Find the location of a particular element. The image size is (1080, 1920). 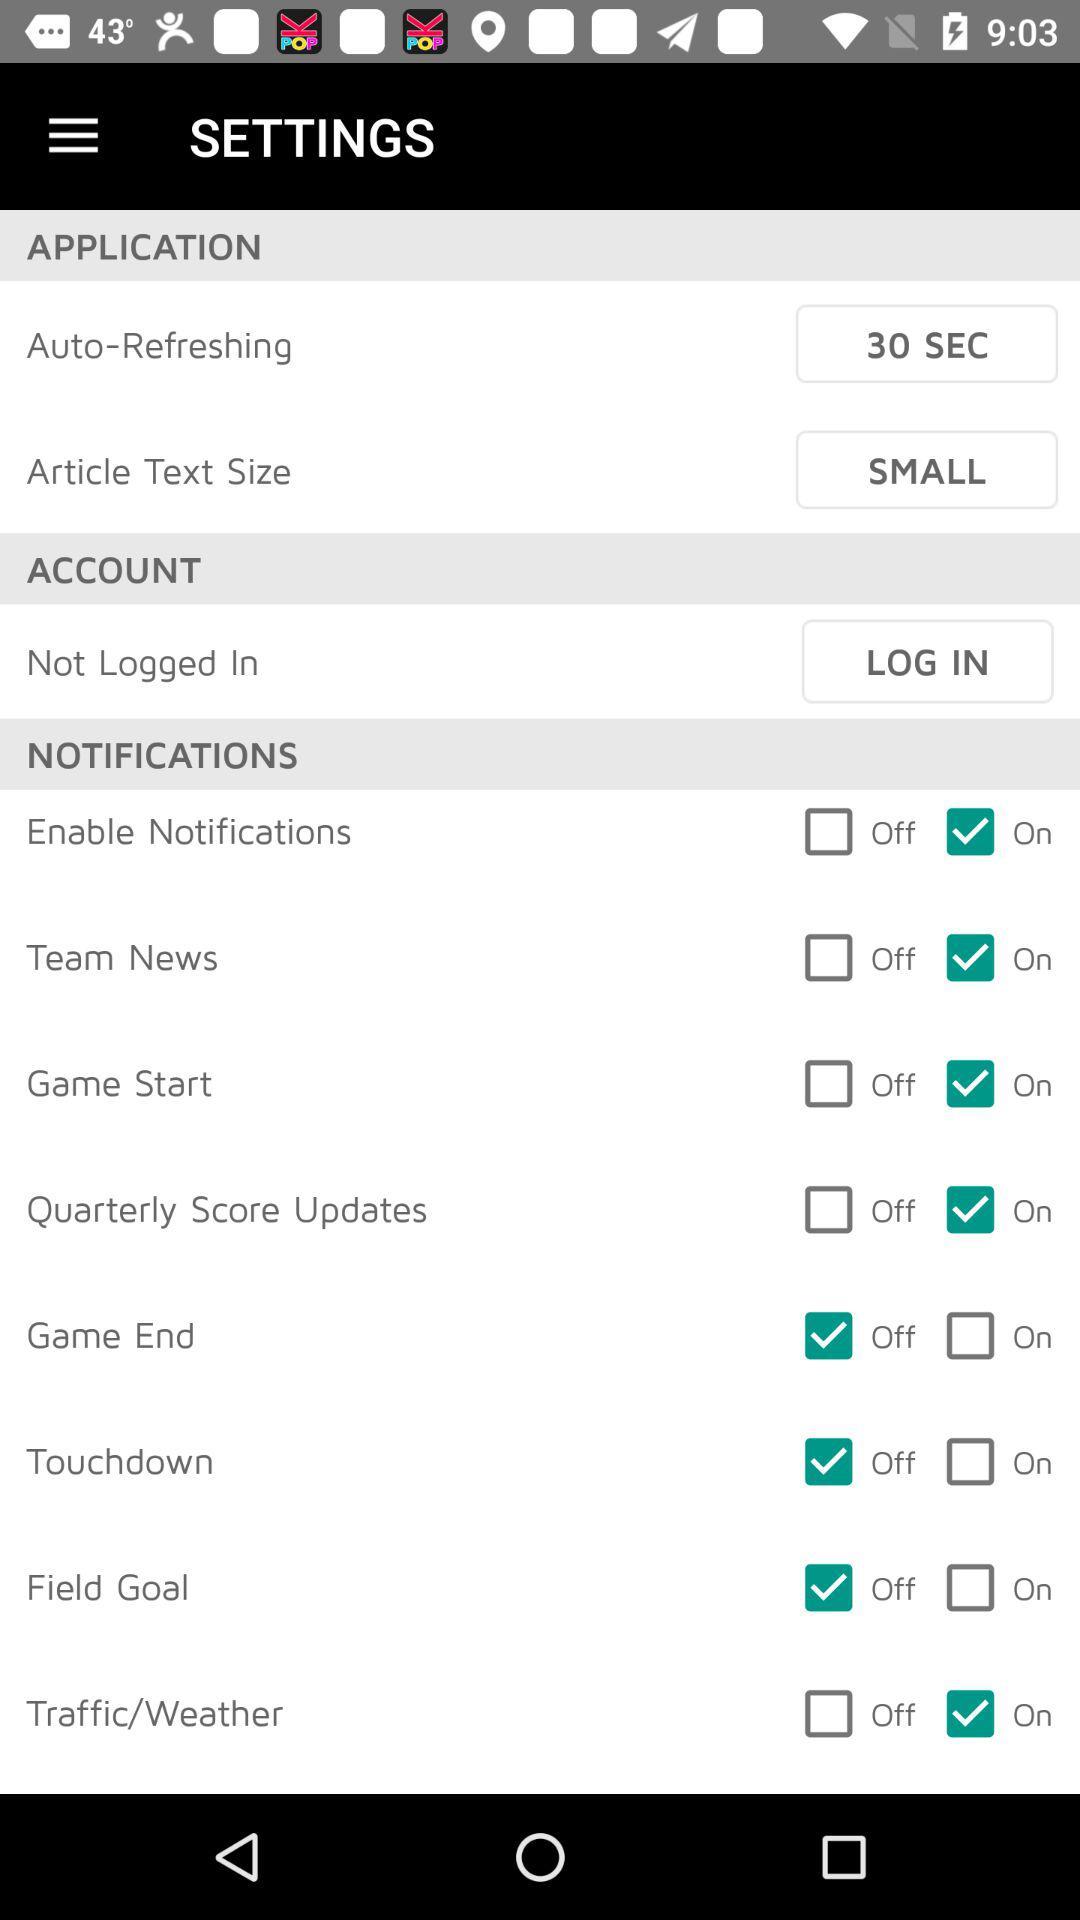

item above off item is located at coordinates (927, 661).